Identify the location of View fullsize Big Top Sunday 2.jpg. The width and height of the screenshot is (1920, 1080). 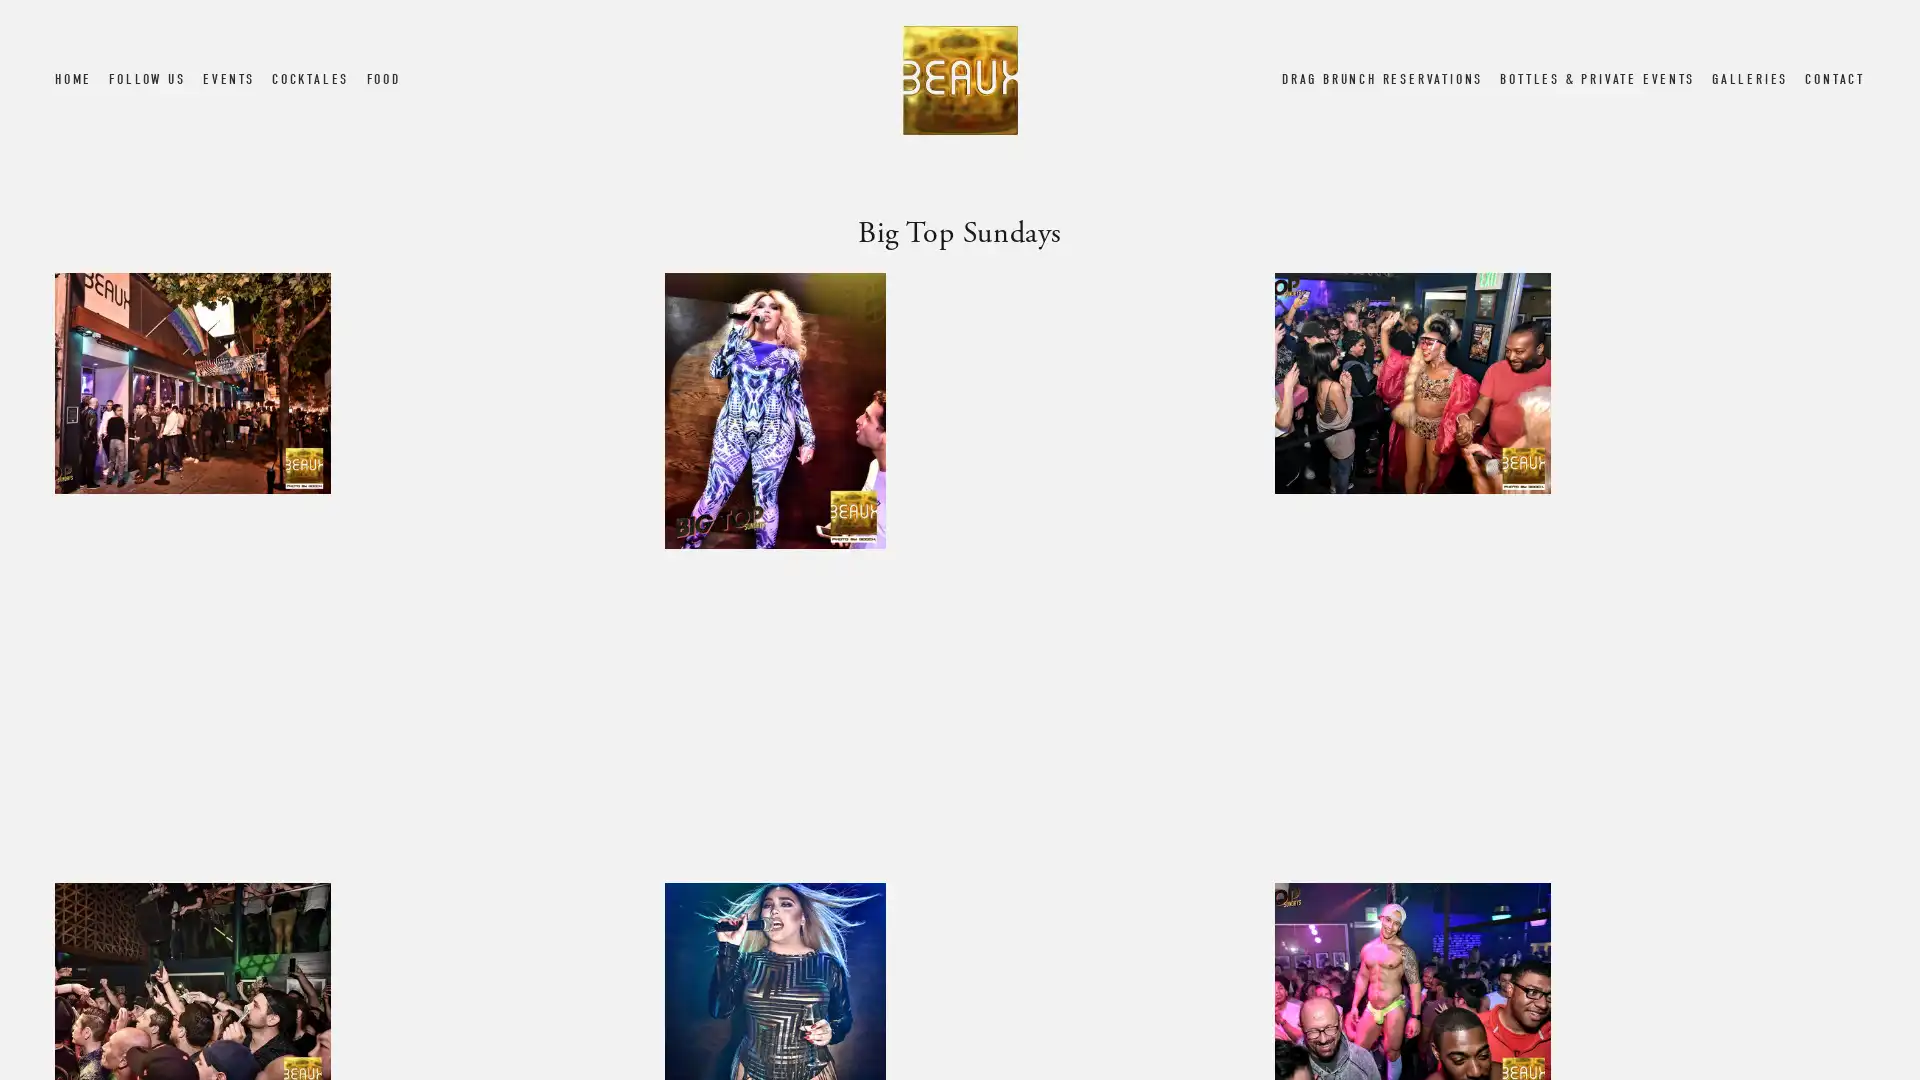
(958, 567).